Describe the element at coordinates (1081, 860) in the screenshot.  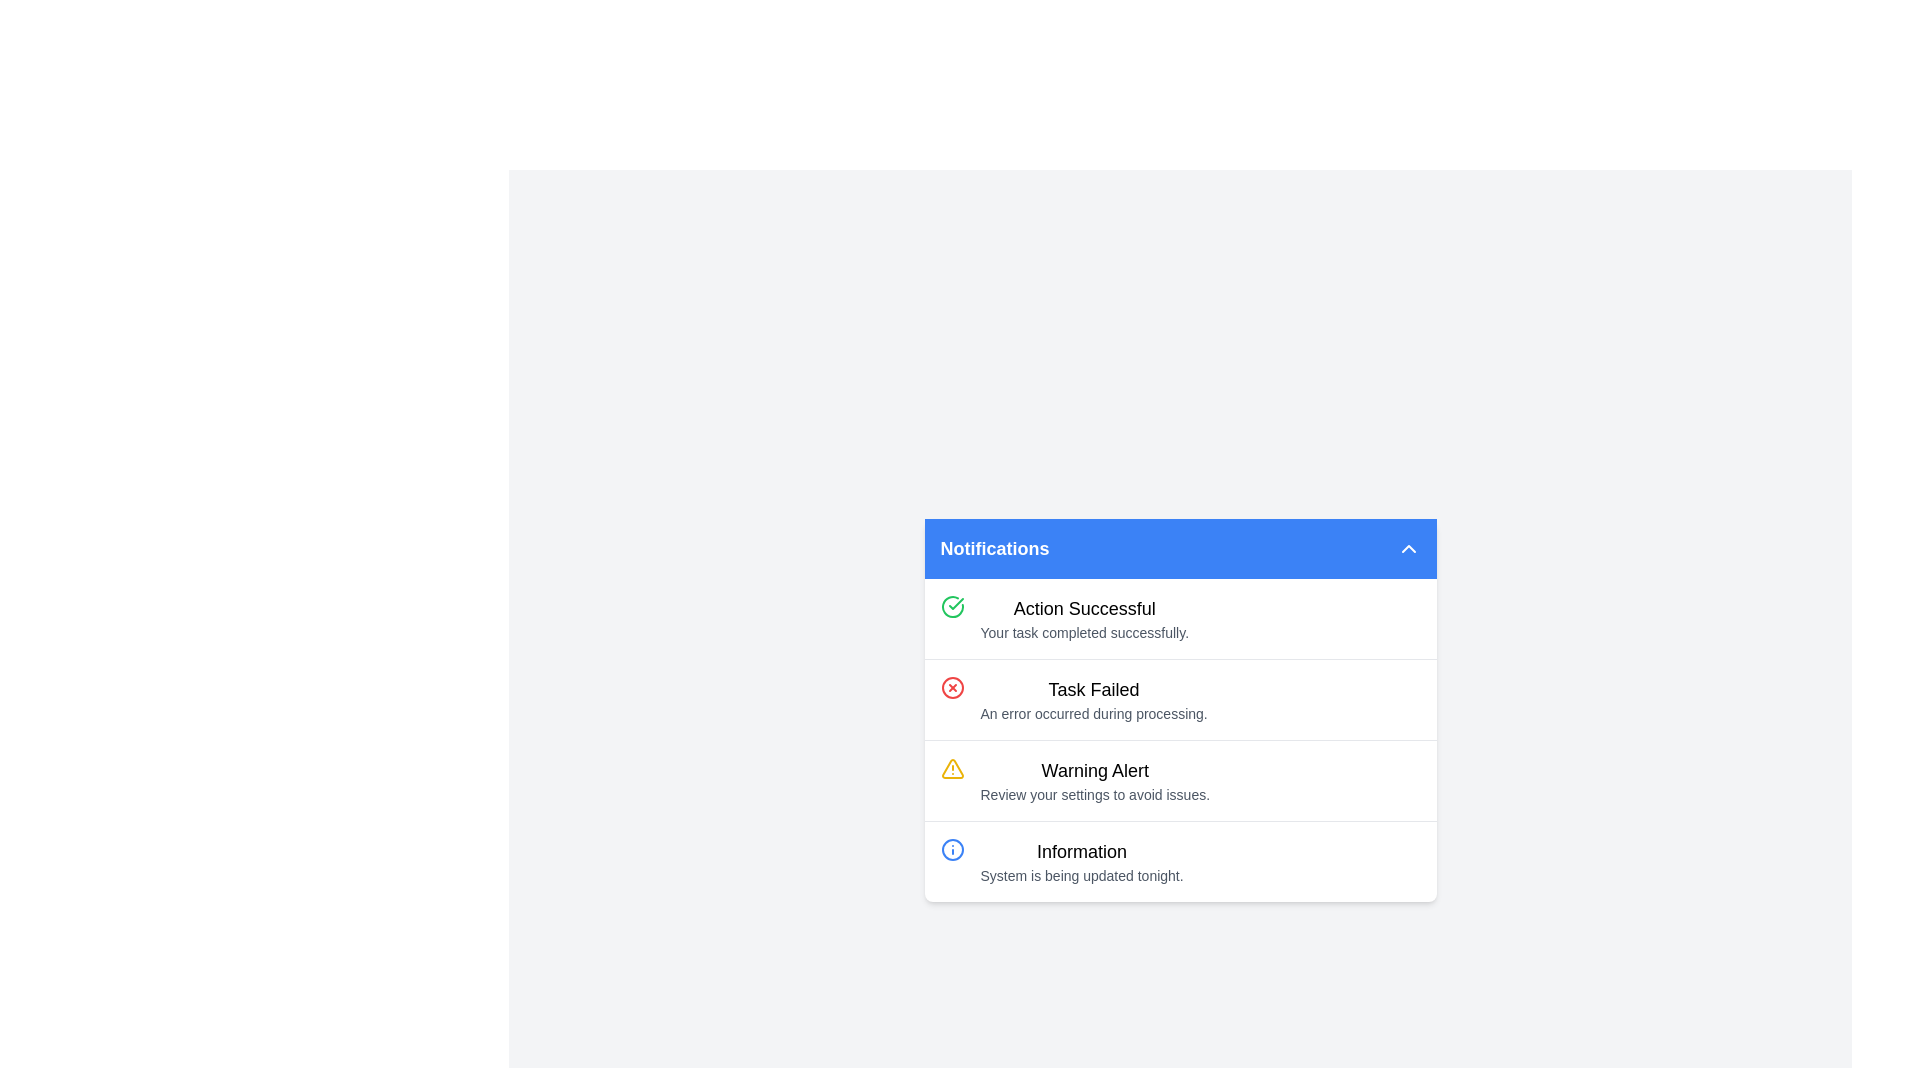
I see `information conveyed in the text block labeled 'Information' that contains a header in bold black text and a subtext in smaller grey font, located in the bottom-most row of the notifications card` at that location.